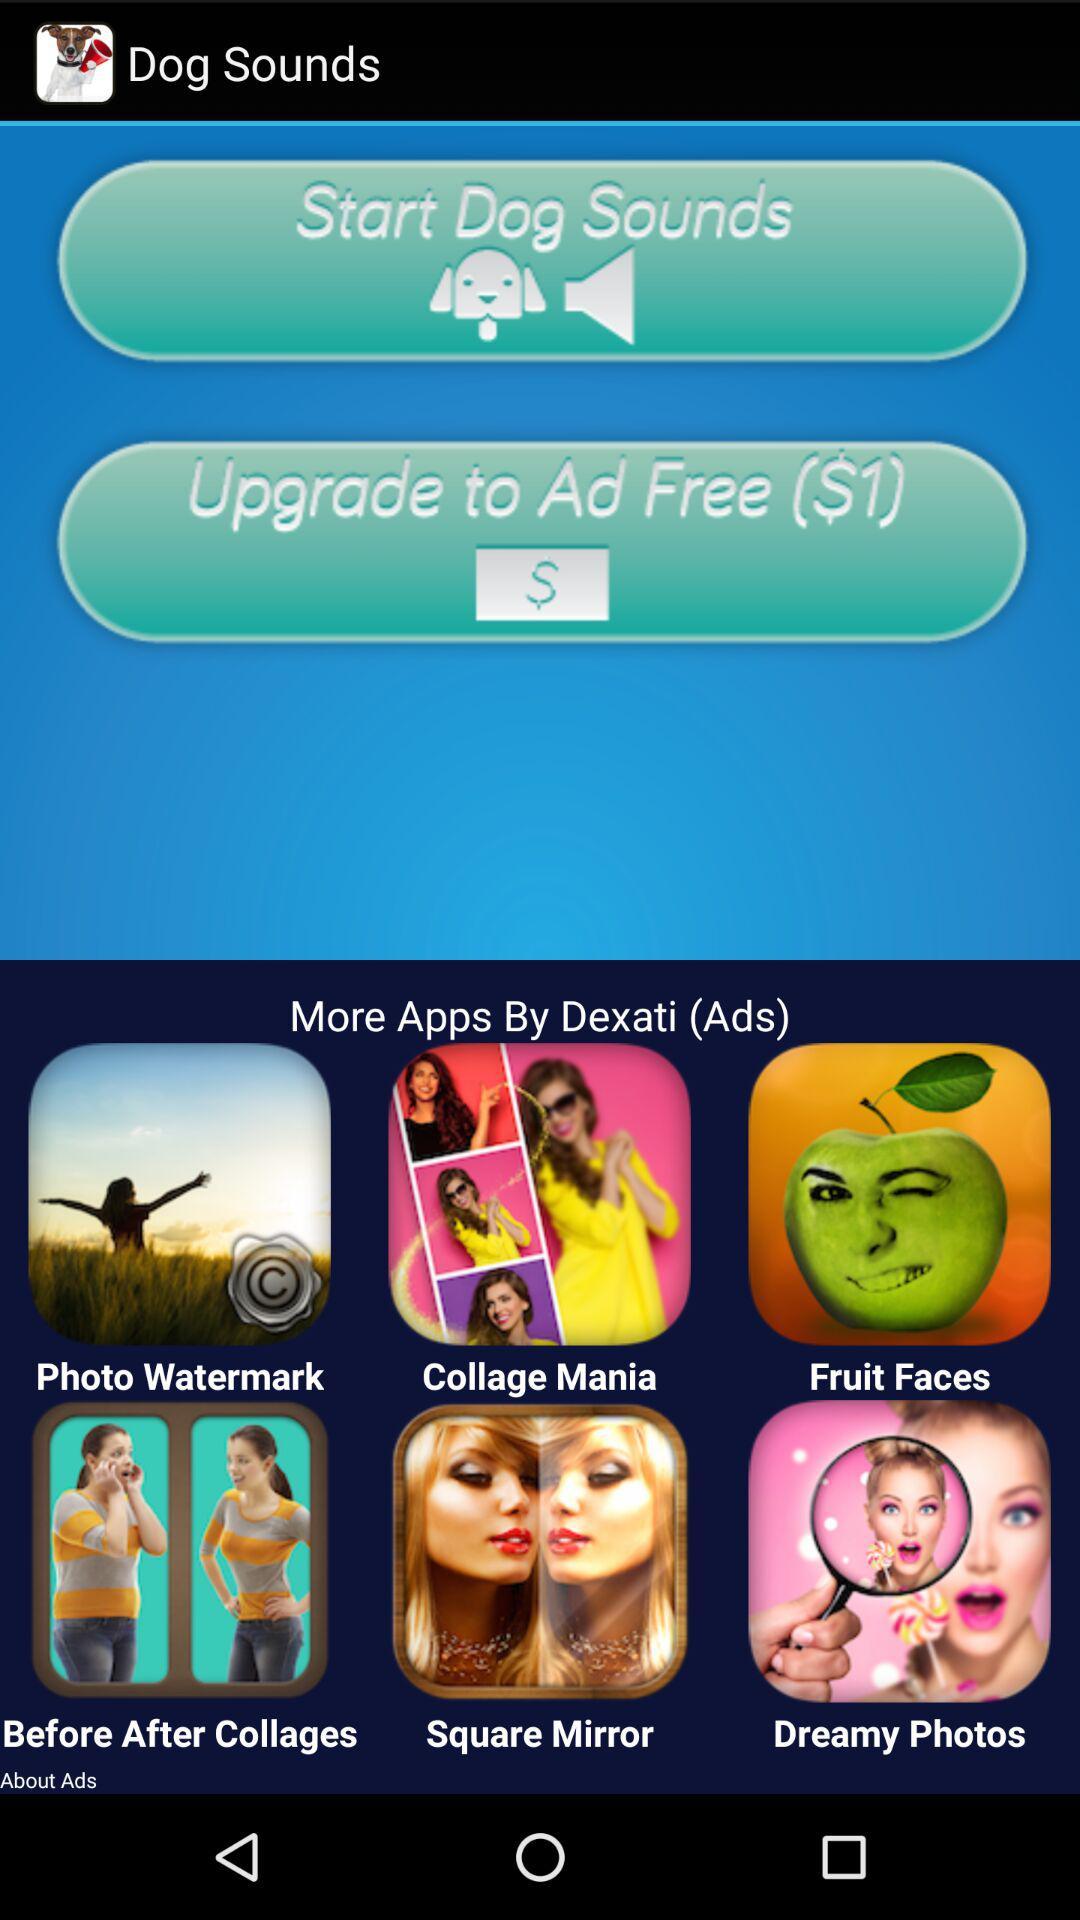 Image resolution: width=1080 pixels, height=1920 pixels. What do you see at coordinates (540, 541) in the screenshot?
I see `upgrade to advertisement free` at bounding box center [540, 541].